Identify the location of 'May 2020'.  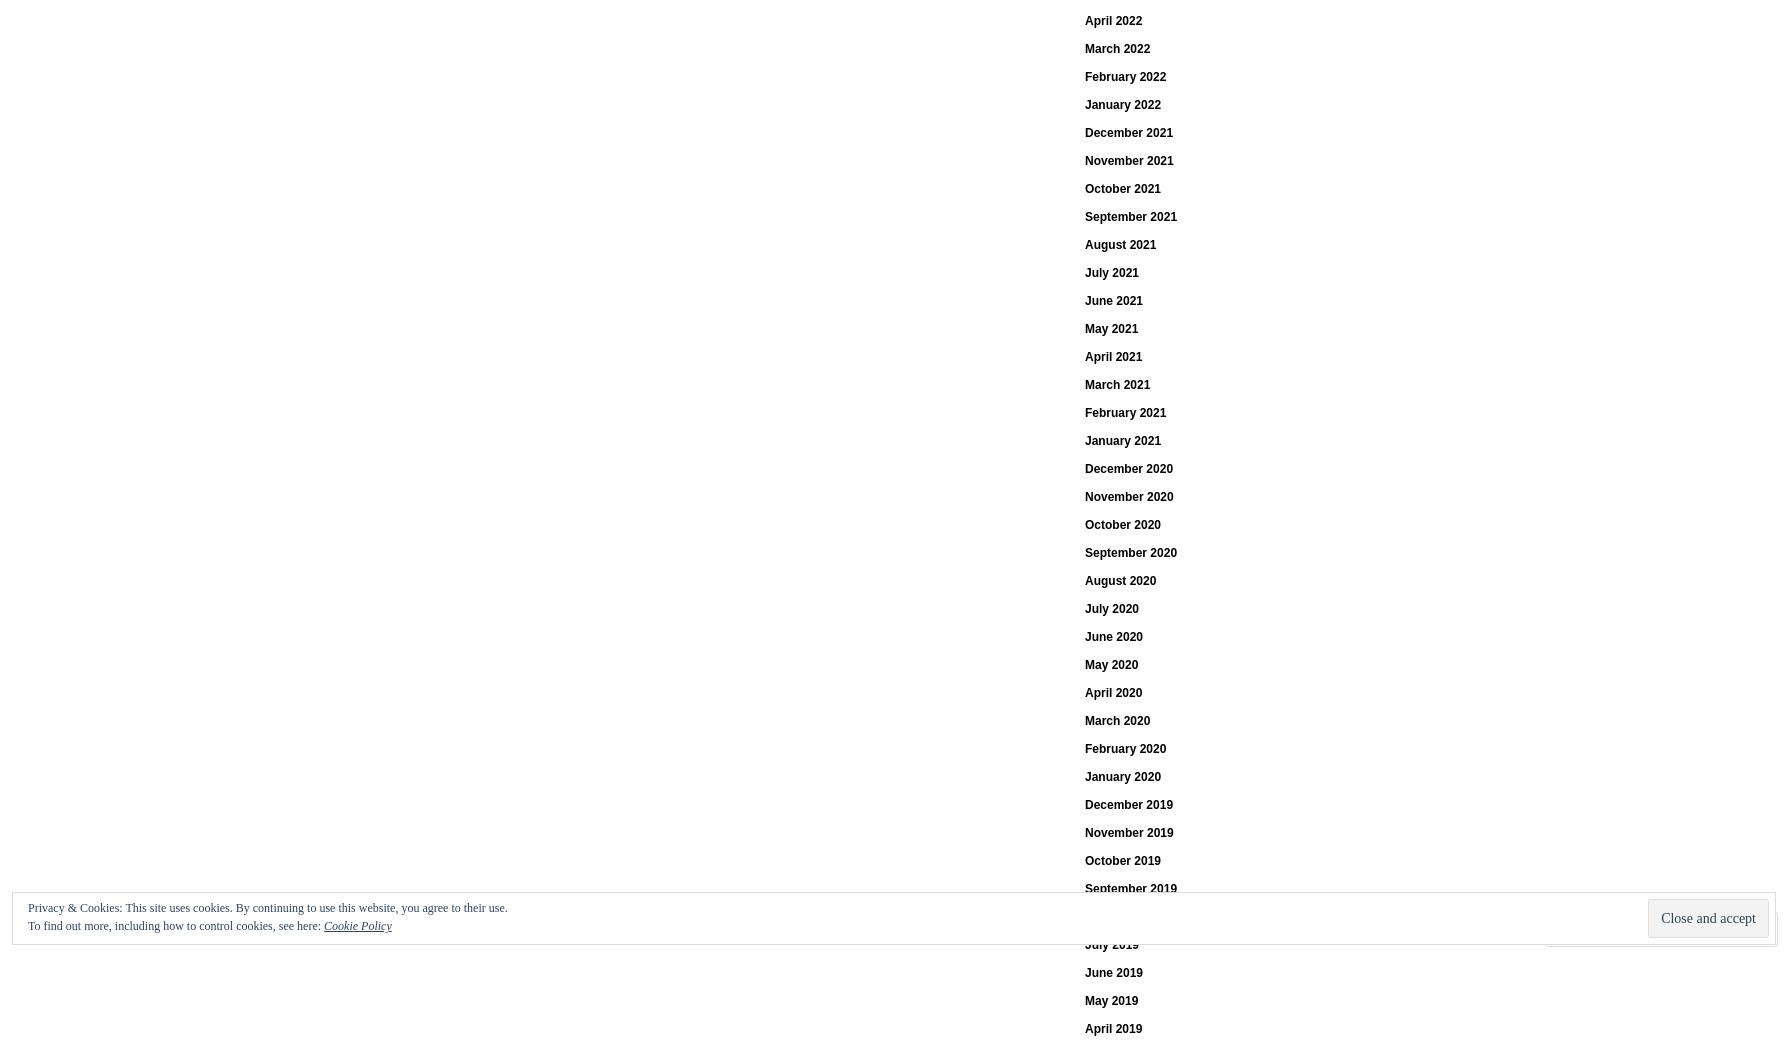
(1084, 664).